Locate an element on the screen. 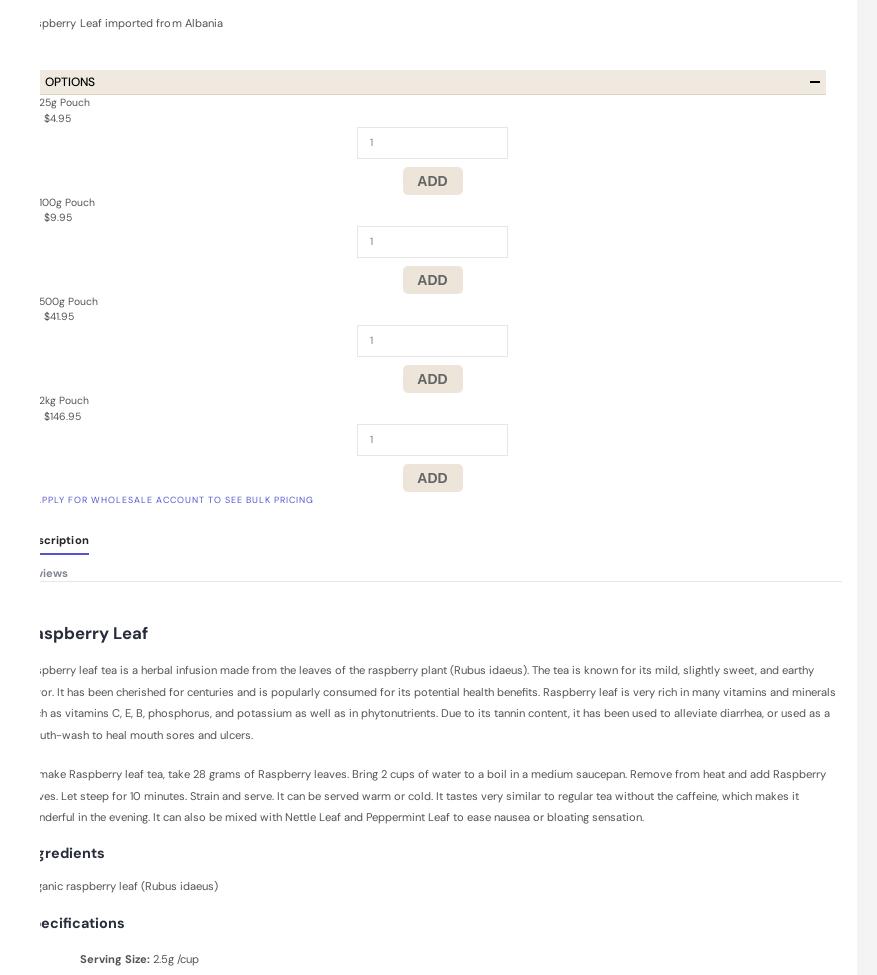 The image size is (877, 975). '100g Pouch' is located at coordinates (67, 201).